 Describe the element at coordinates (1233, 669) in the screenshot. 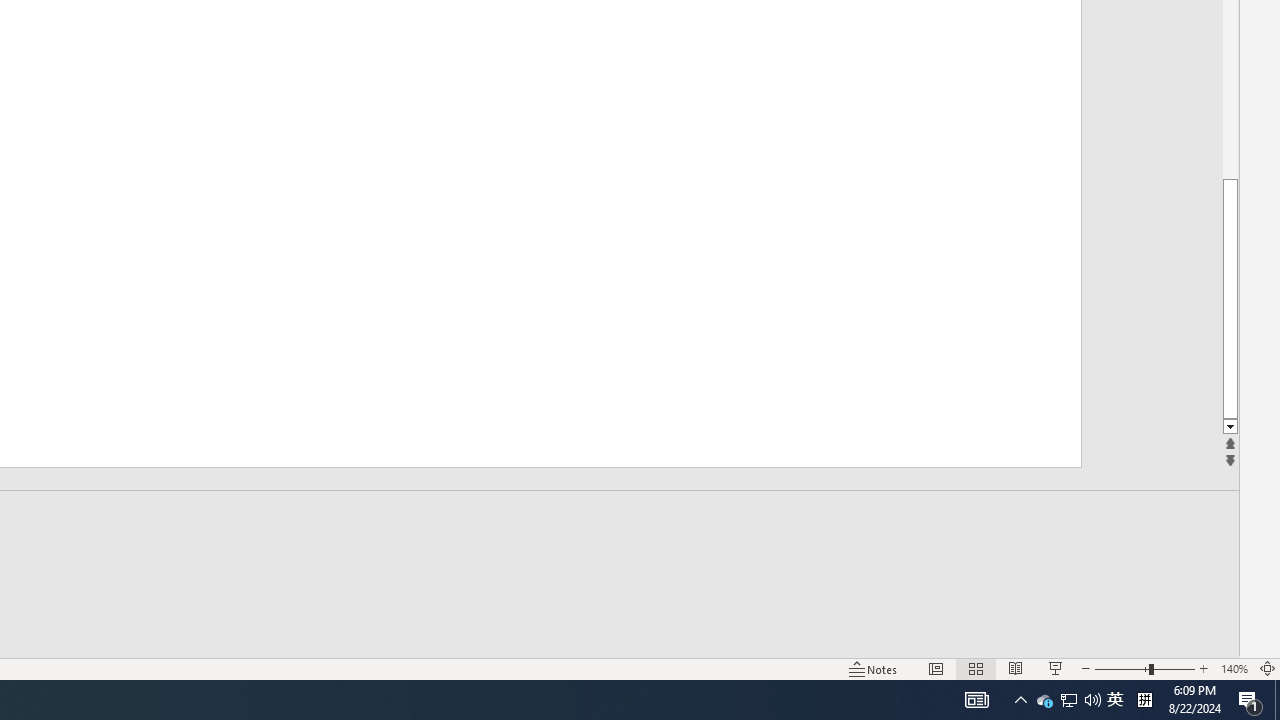

I see `'Zoom 140%'` at that location.